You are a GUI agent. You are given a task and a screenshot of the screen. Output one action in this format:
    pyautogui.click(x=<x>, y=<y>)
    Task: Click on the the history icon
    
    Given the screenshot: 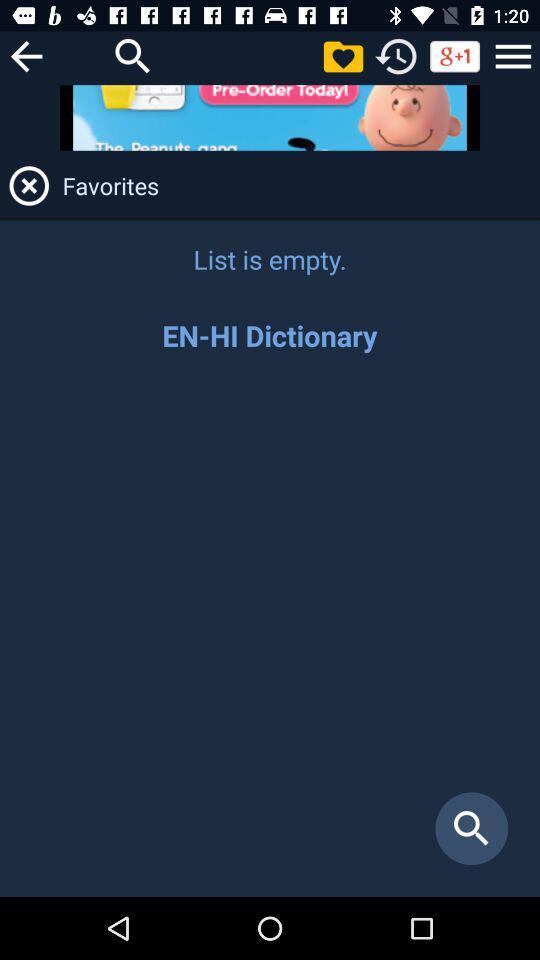 What is the action you would take?
    pyautogui.click(x=396, y=55)
    